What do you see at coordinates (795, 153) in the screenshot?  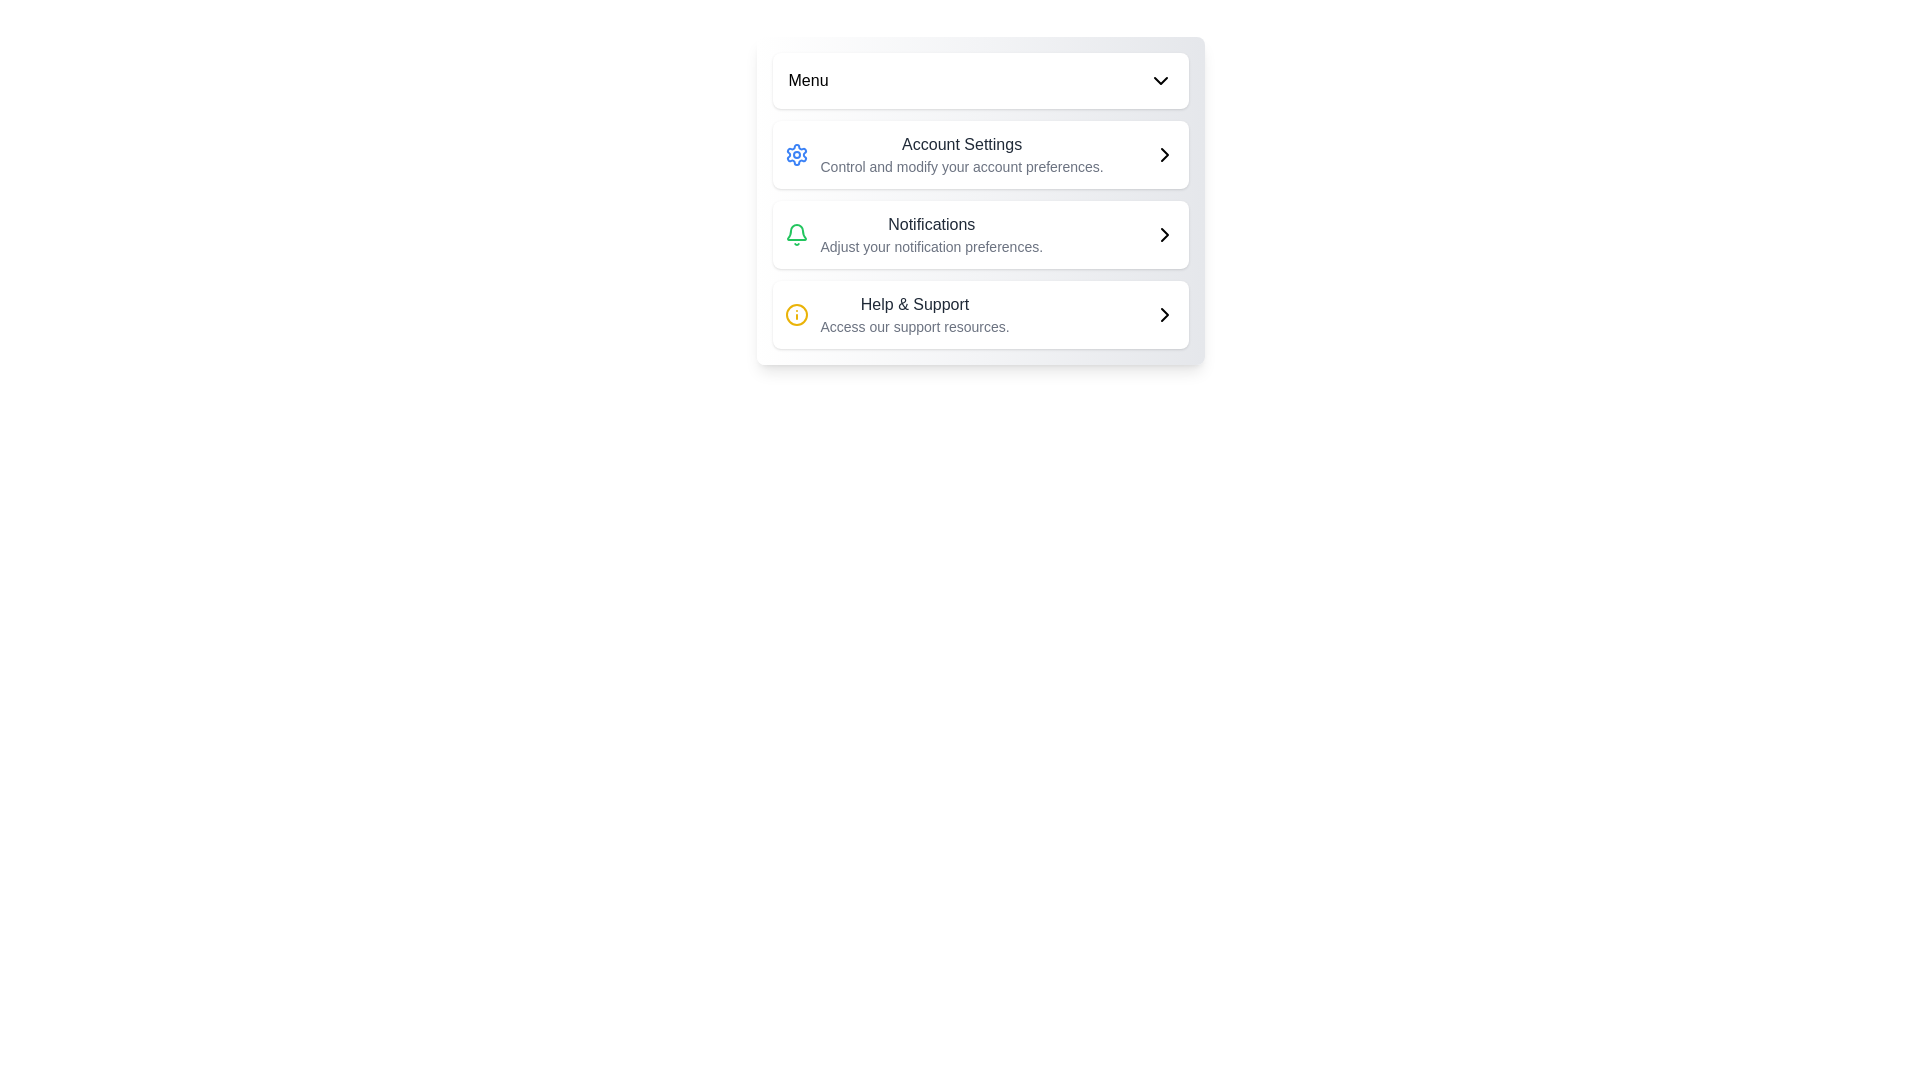 I see `the gear-shaped icon with a blue outline located next to the 'Account Settings' text` at bounding box center [795, 153].